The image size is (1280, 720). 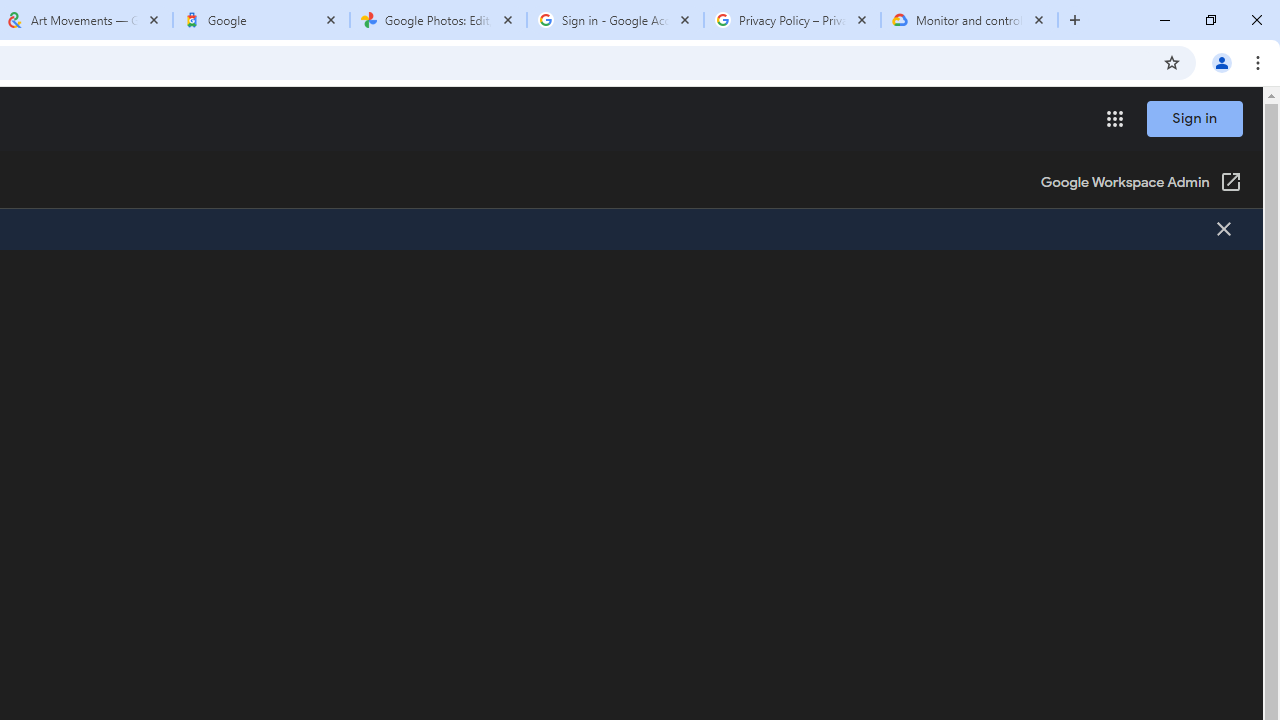 I want to click on 'Sign in - Google Accounts', so click(x=614, y=20).